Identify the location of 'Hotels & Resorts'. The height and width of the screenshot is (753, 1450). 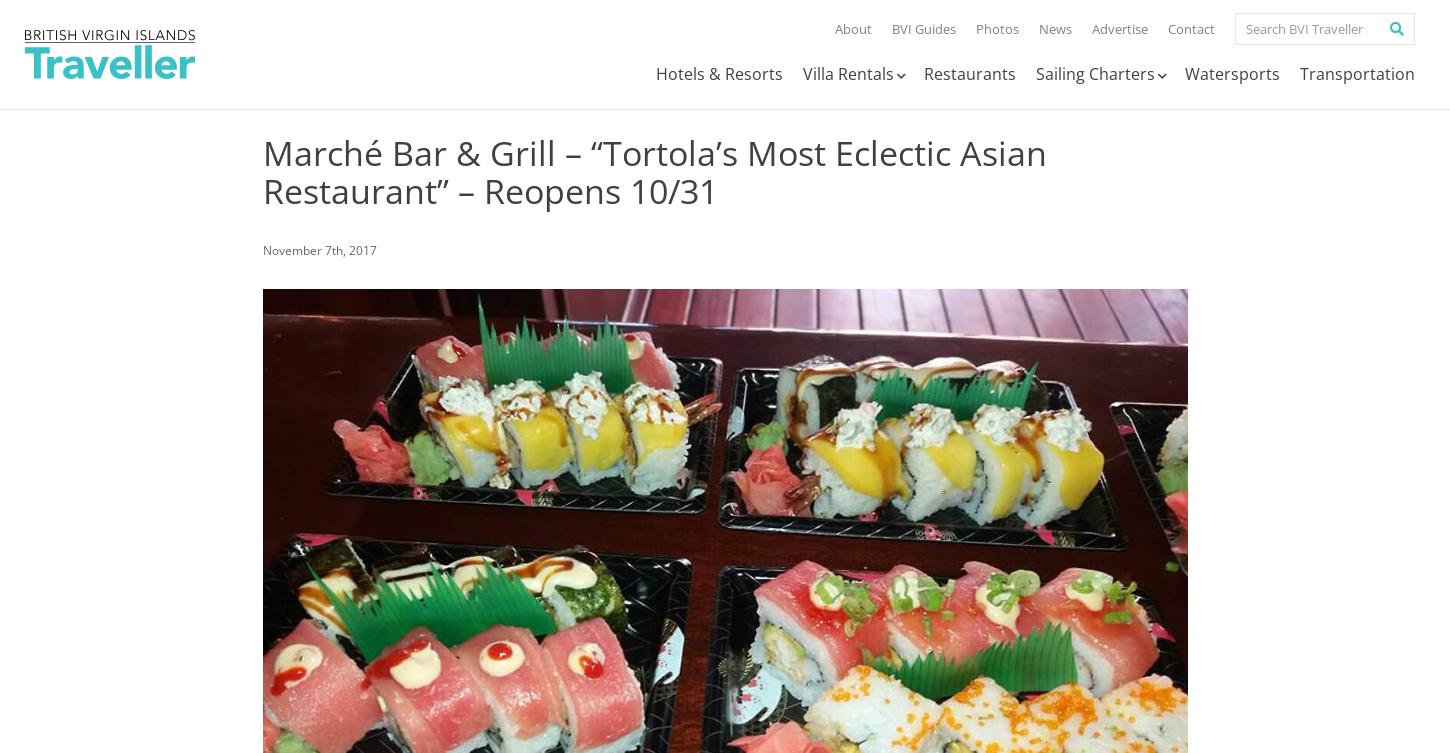
(718, 74).